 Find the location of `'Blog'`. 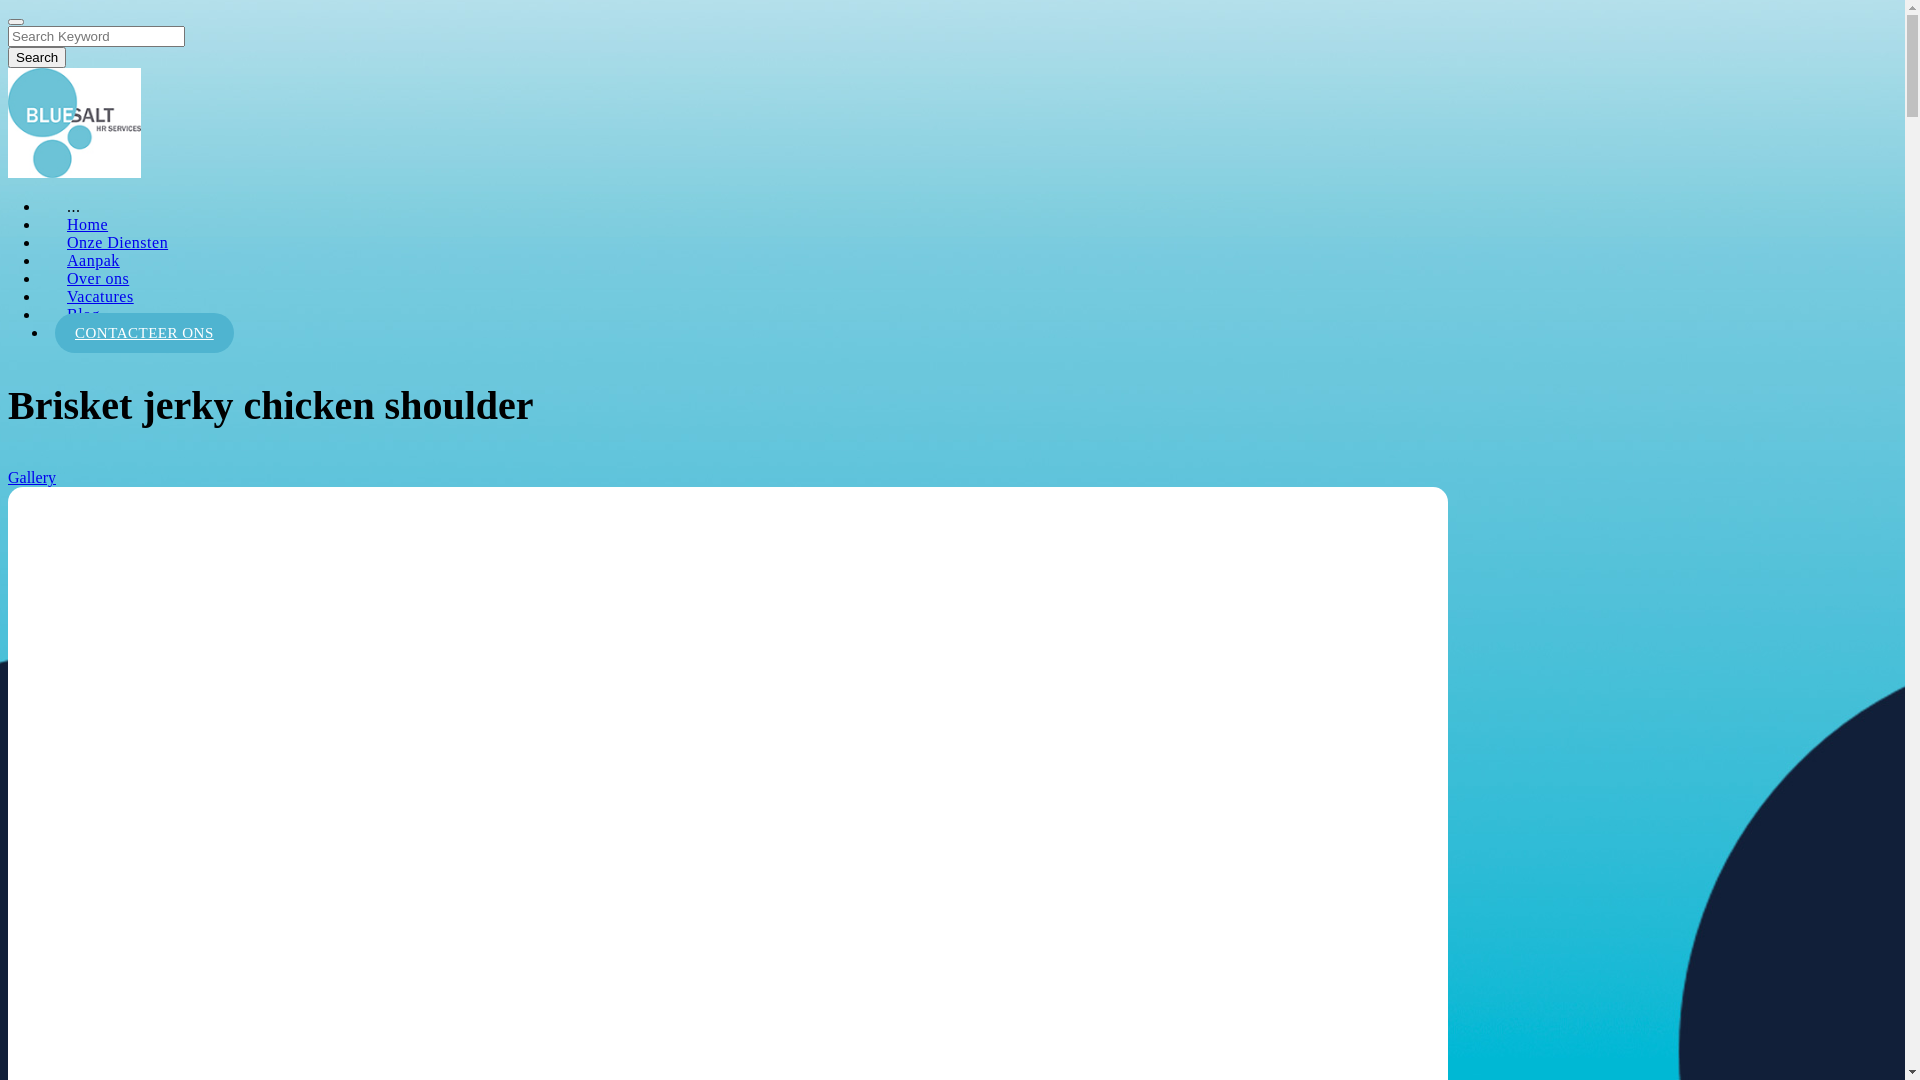

'Blog' is located at coordinates (82, 314).